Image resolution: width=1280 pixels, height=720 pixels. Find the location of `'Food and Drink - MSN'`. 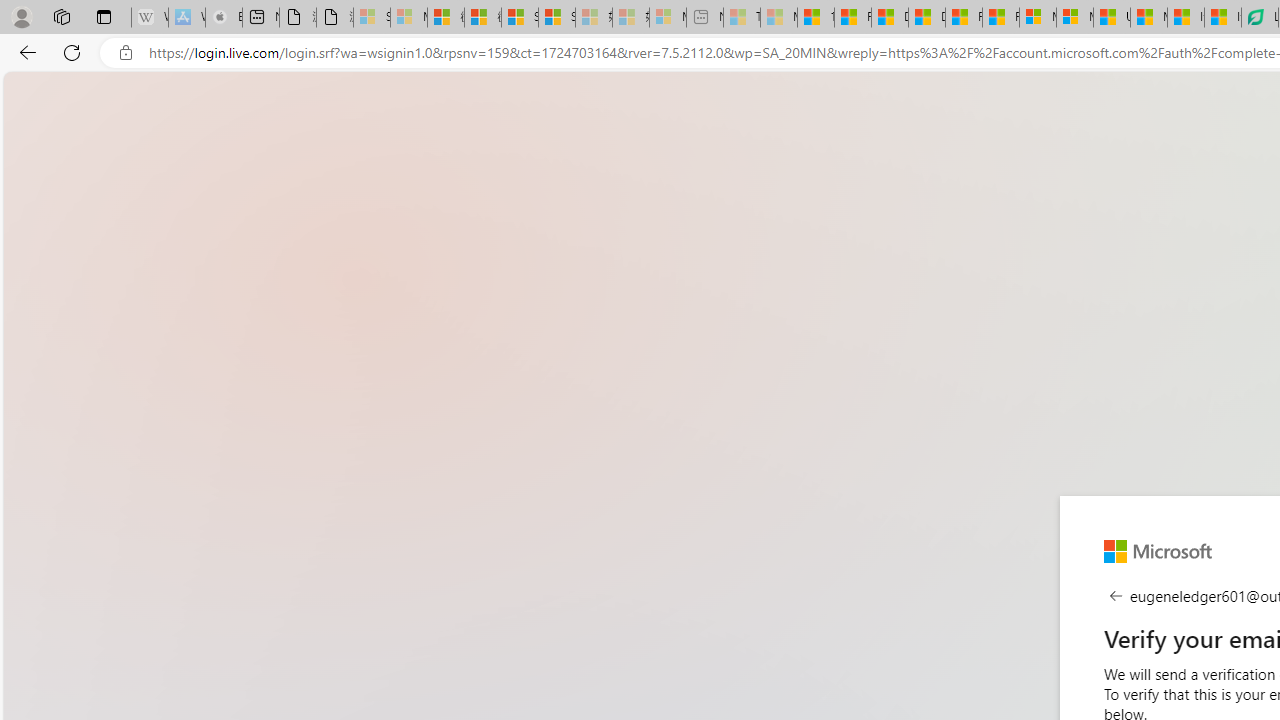

'Food and Drink - MSN' is located at coordinates (853, 17).